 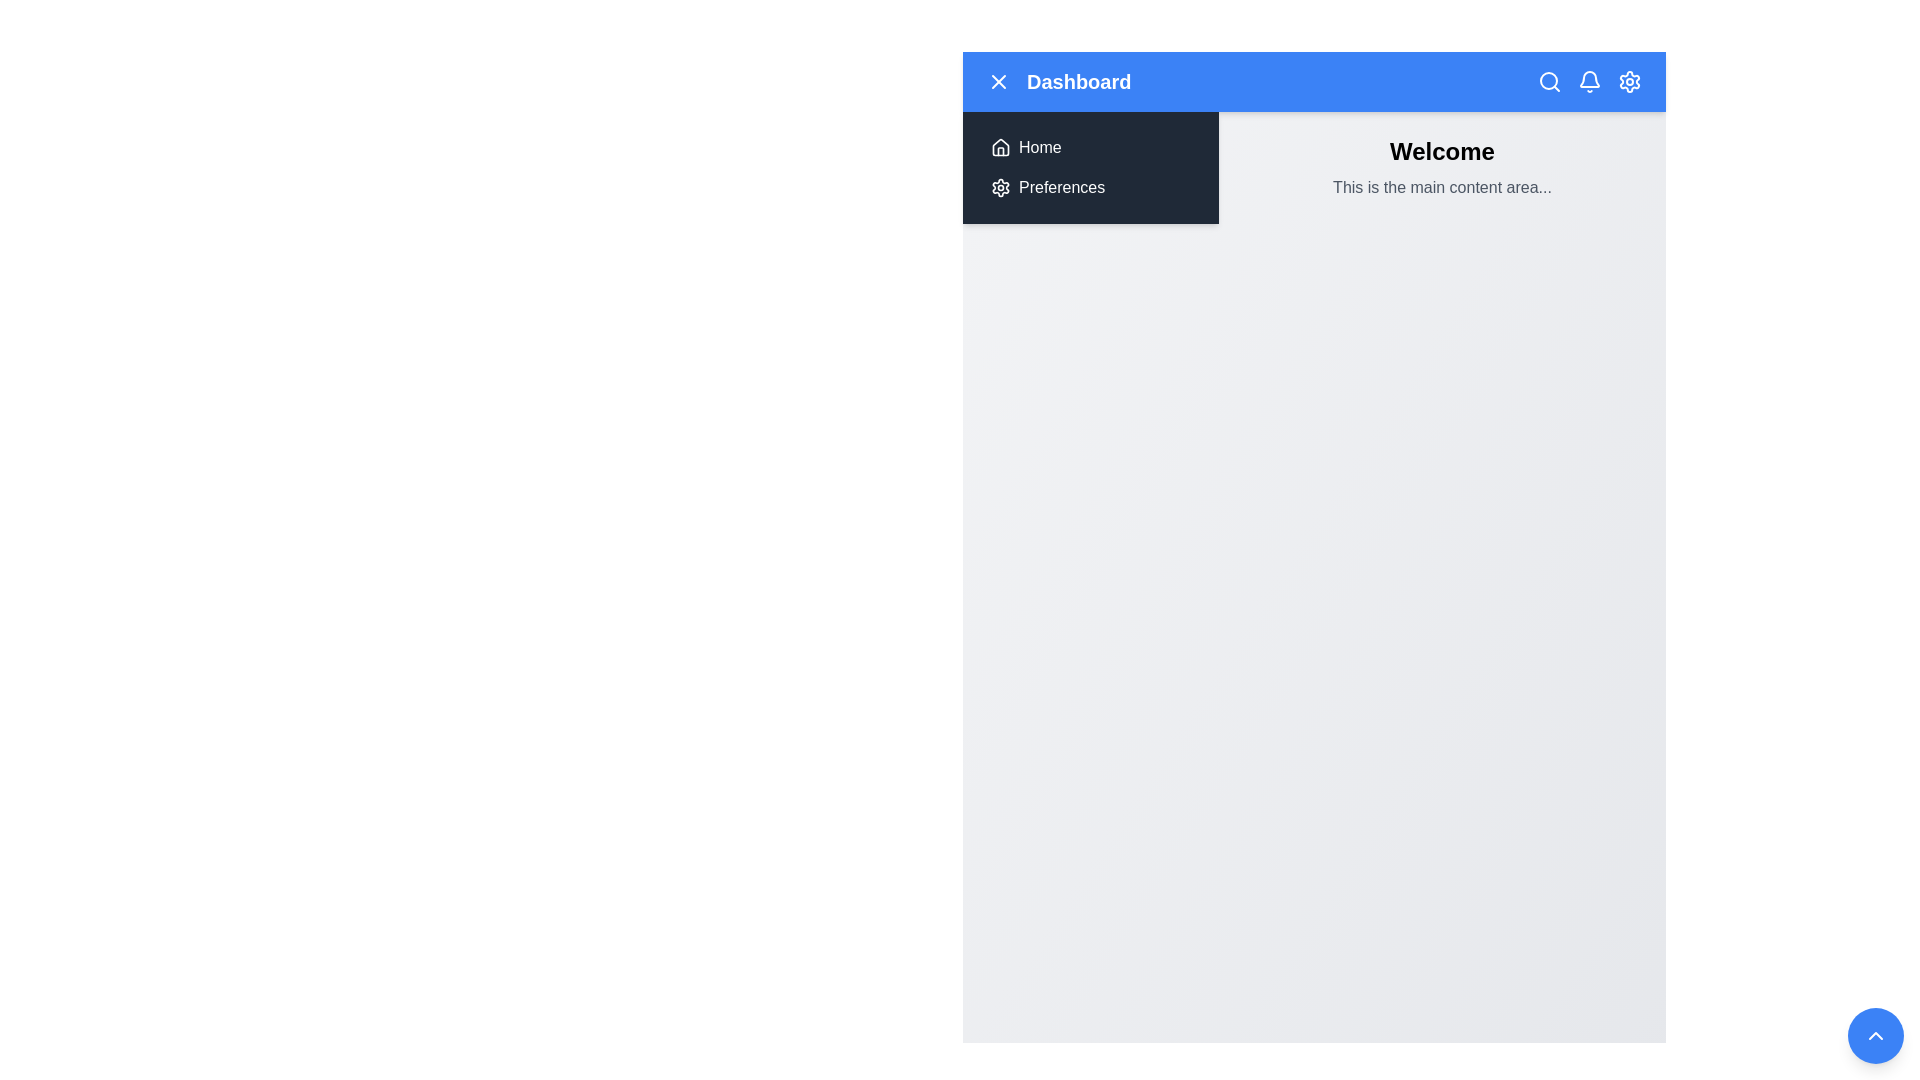 What do you see at coordinates (998, 80) in the screenshot?
I see `the Icon Line in the top left of the app's navigation bar` at bounding box center [998, 80].